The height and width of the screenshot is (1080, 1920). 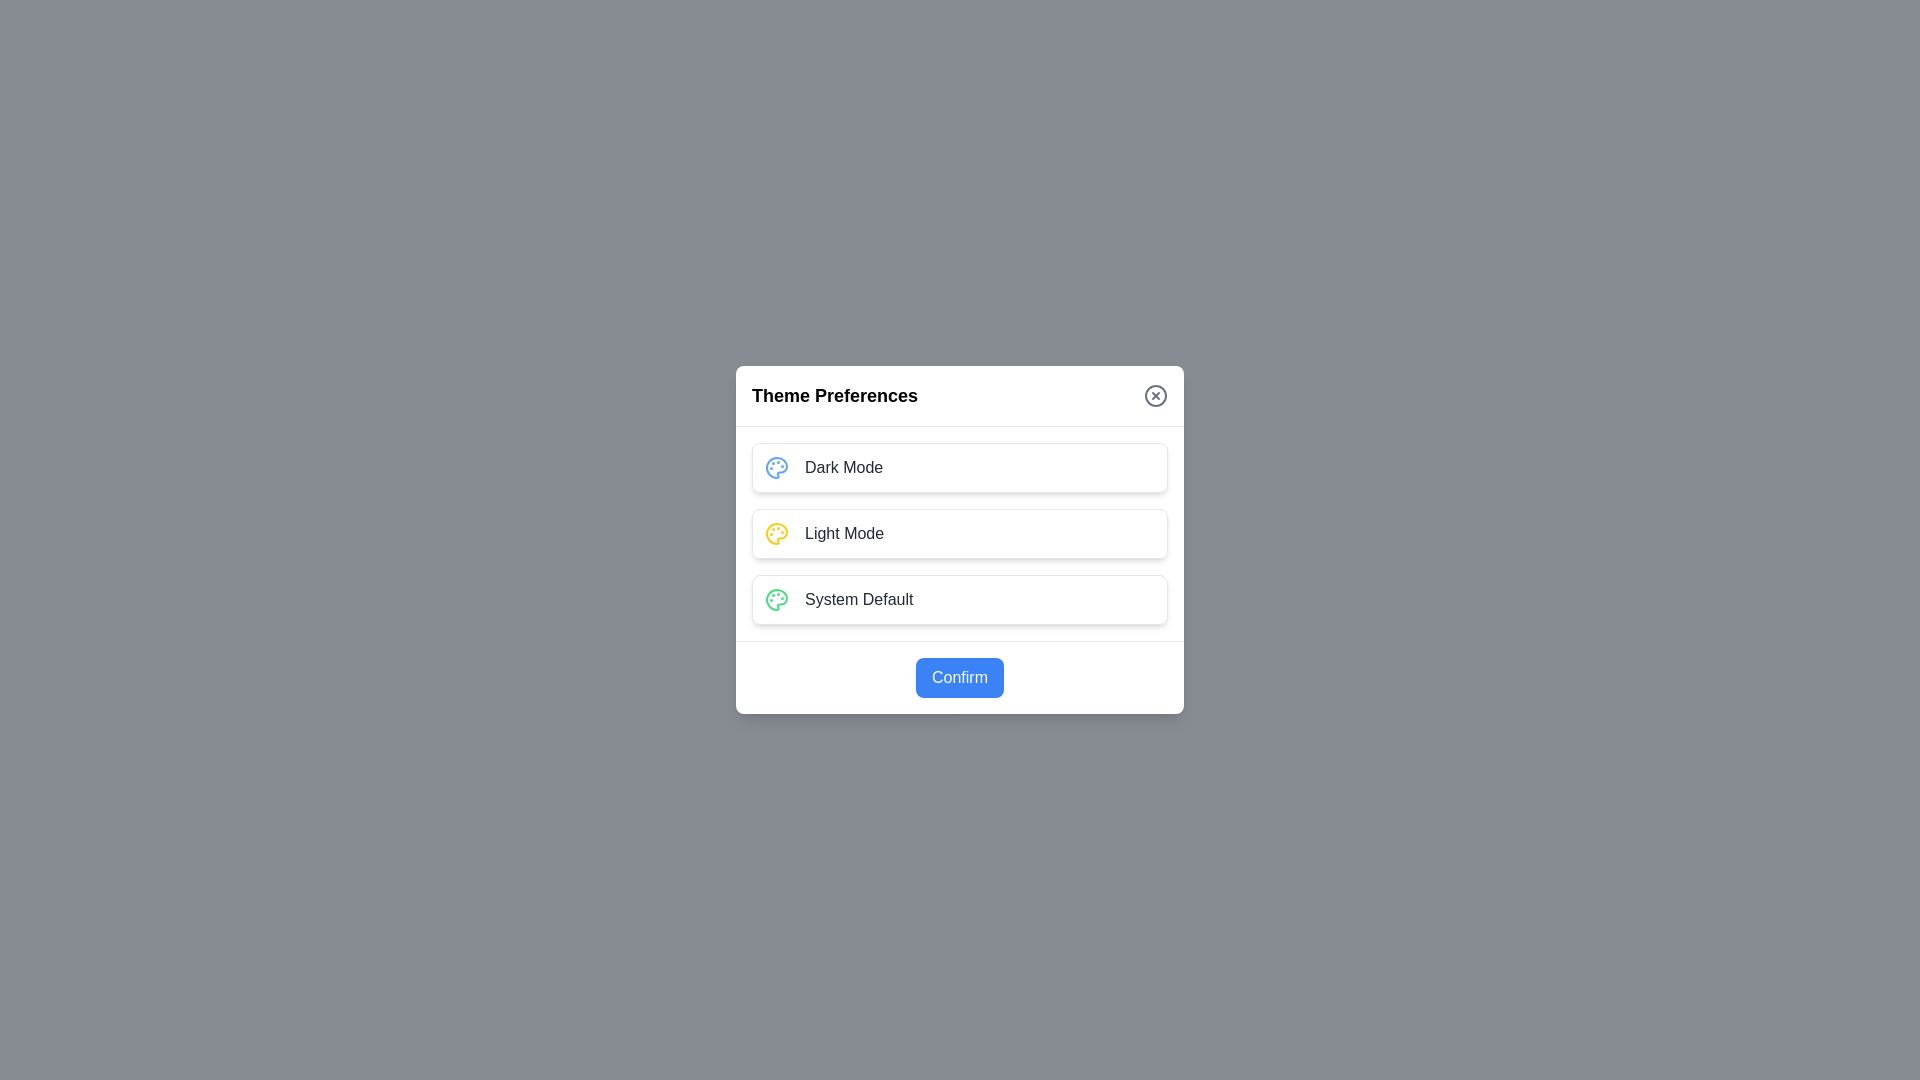 What do you see at coordinates (960, 467) in the screenshot?
I see `the theme preference by clicking on the option corresponding to Dark Mode` at bounding box center [960, 467].